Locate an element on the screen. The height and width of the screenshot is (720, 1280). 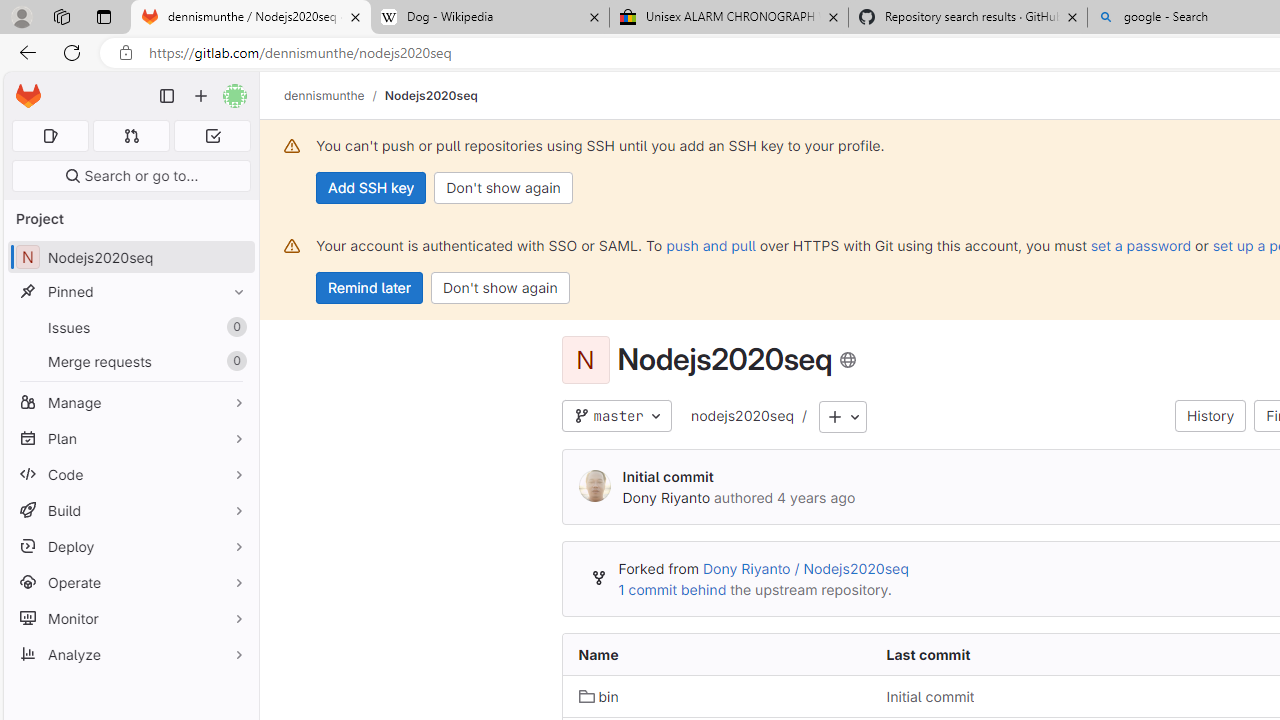
'Dony Riyanto' is located at coordinates (666, 496).